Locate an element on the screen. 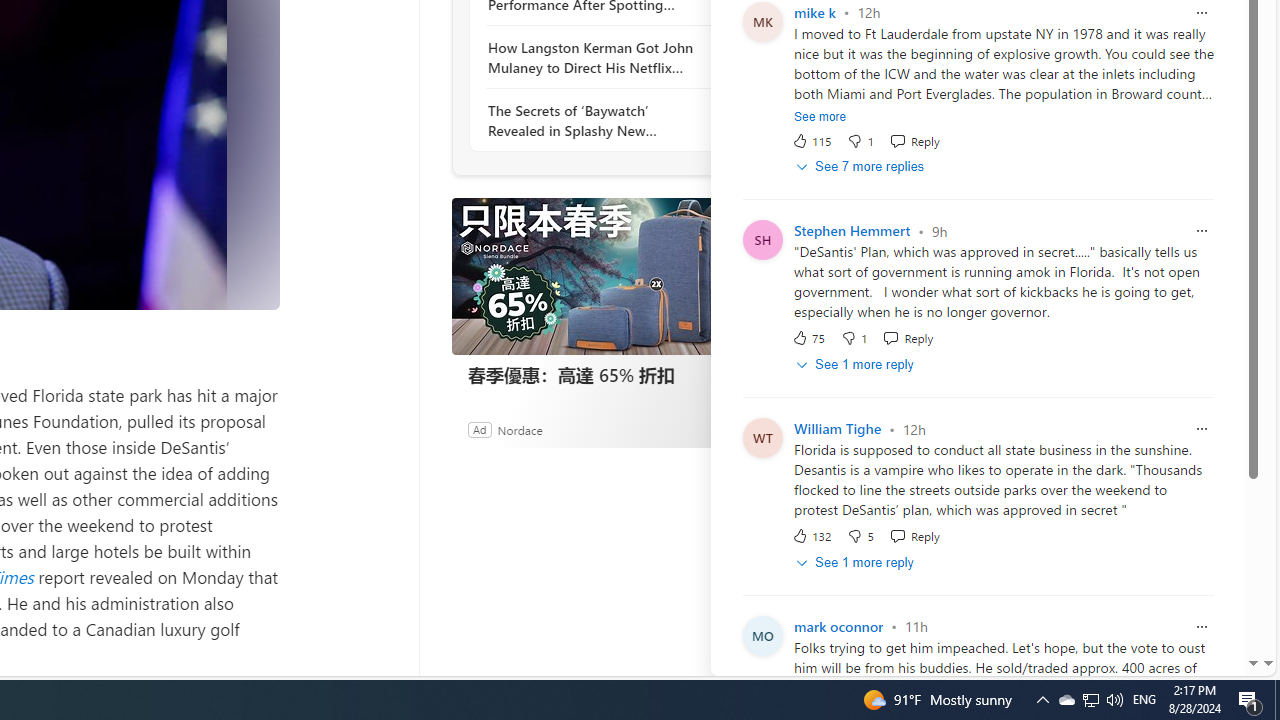 The image size is (1280, 720). 'Report comment' is located at coordinates (1200, 625).